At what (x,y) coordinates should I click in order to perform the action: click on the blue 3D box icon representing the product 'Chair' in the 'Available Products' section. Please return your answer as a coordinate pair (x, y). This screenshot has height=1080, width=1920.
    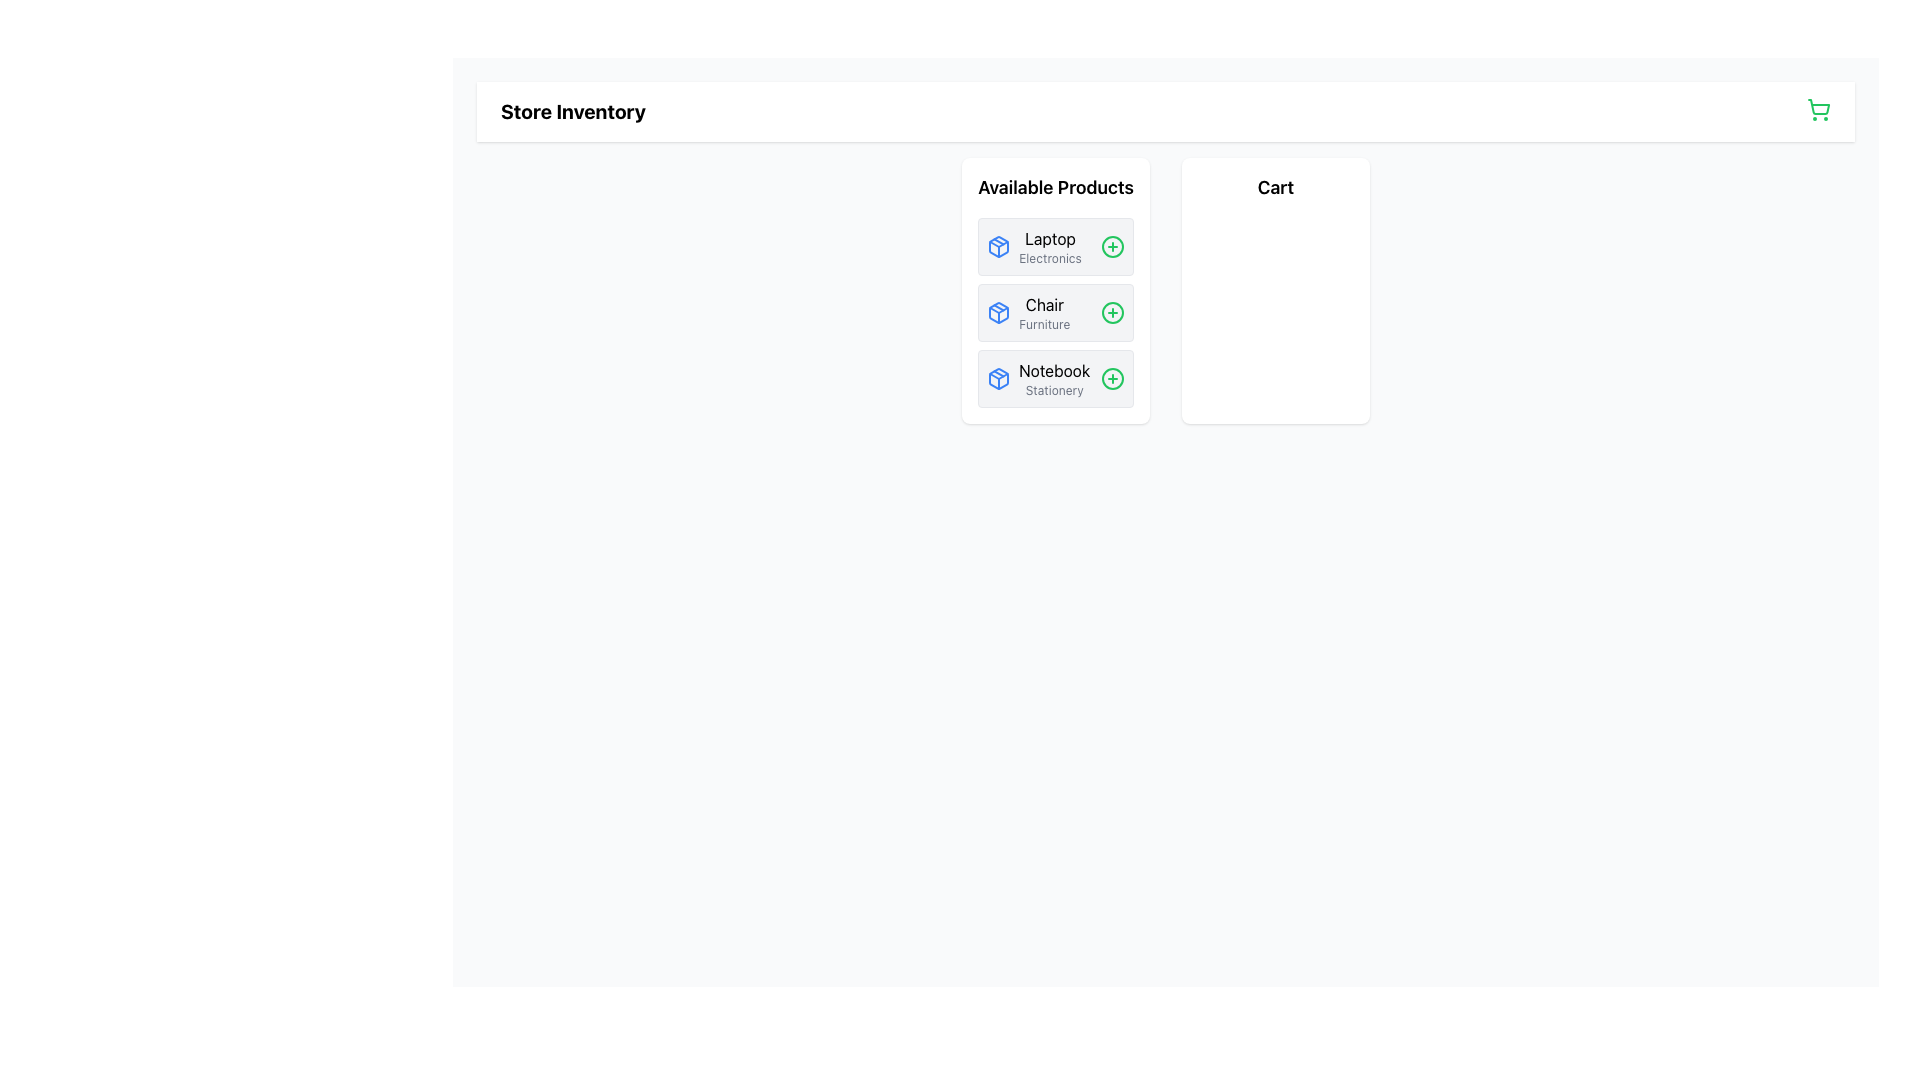
    Looking at the image, I should click on (999, 312).